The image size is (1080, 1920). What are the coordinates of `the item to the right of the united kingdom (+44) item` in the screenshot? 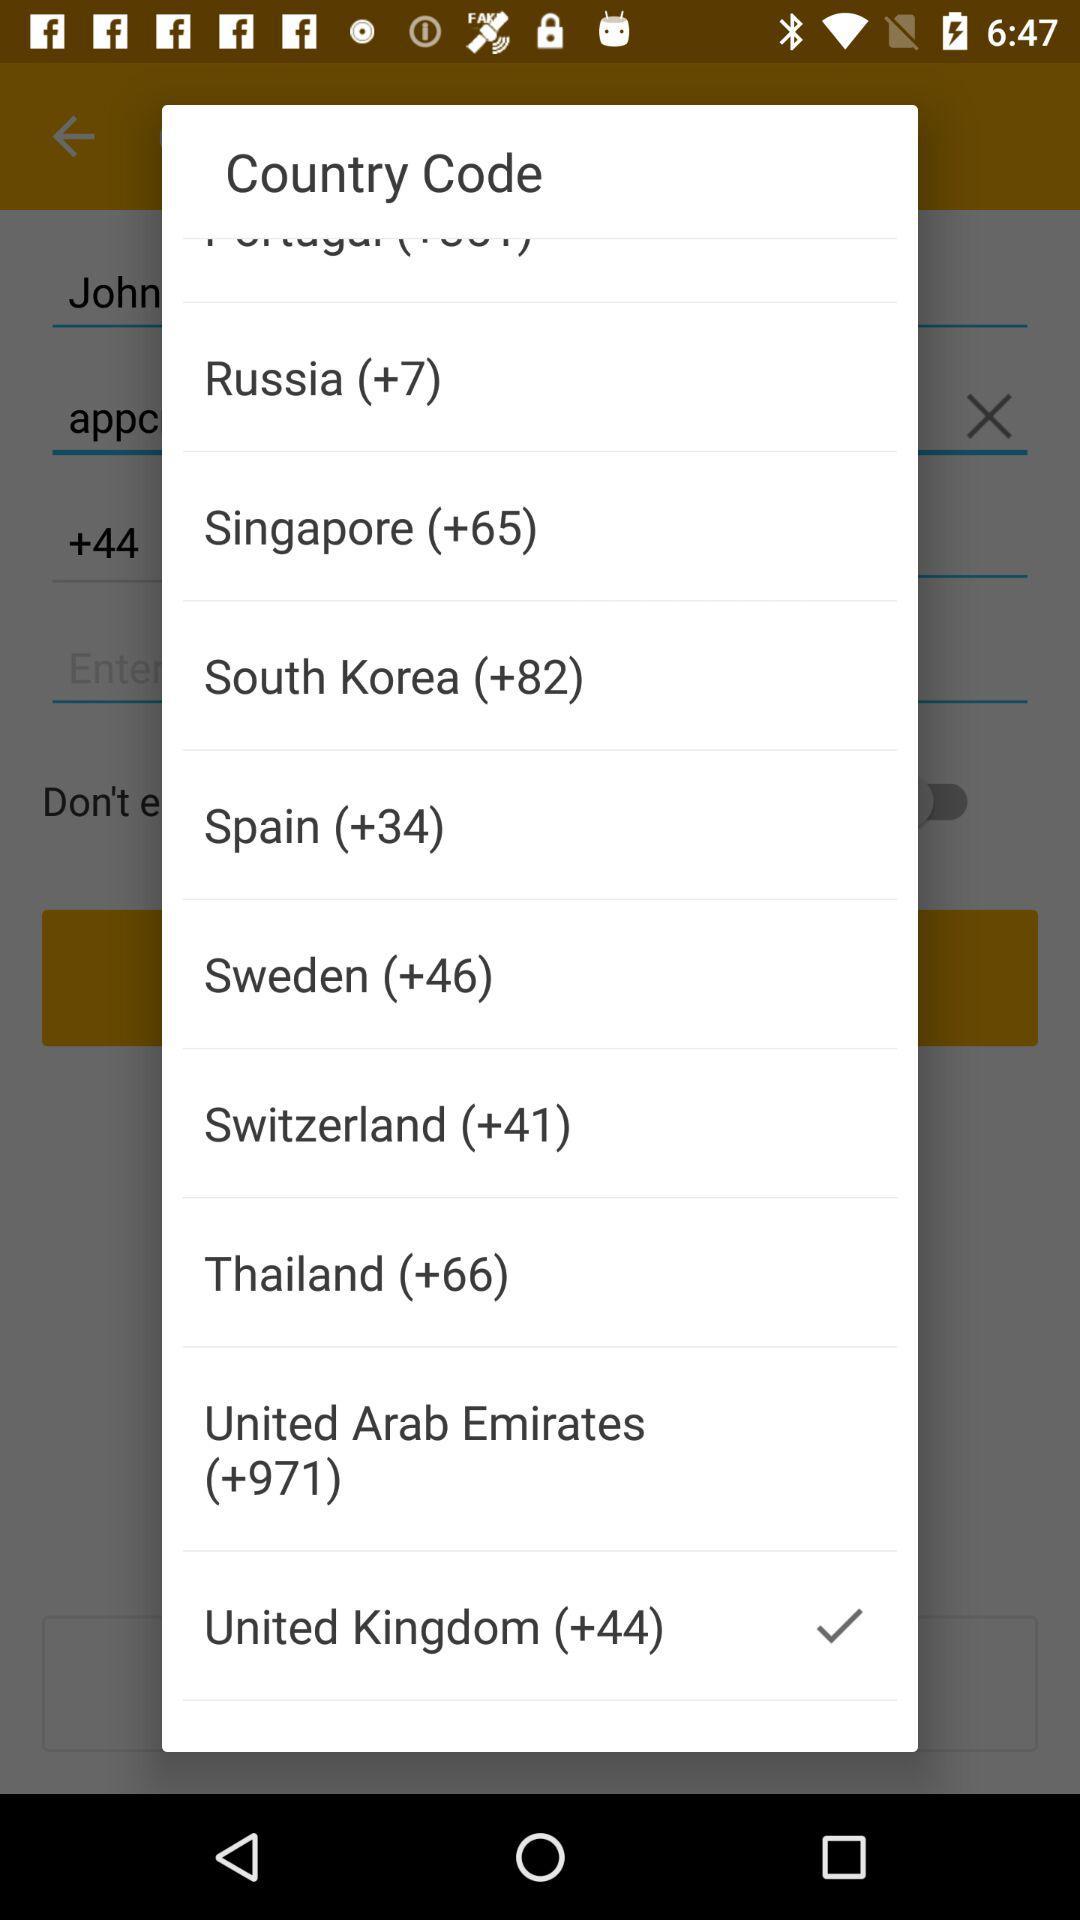 It's located at (839, 1625).